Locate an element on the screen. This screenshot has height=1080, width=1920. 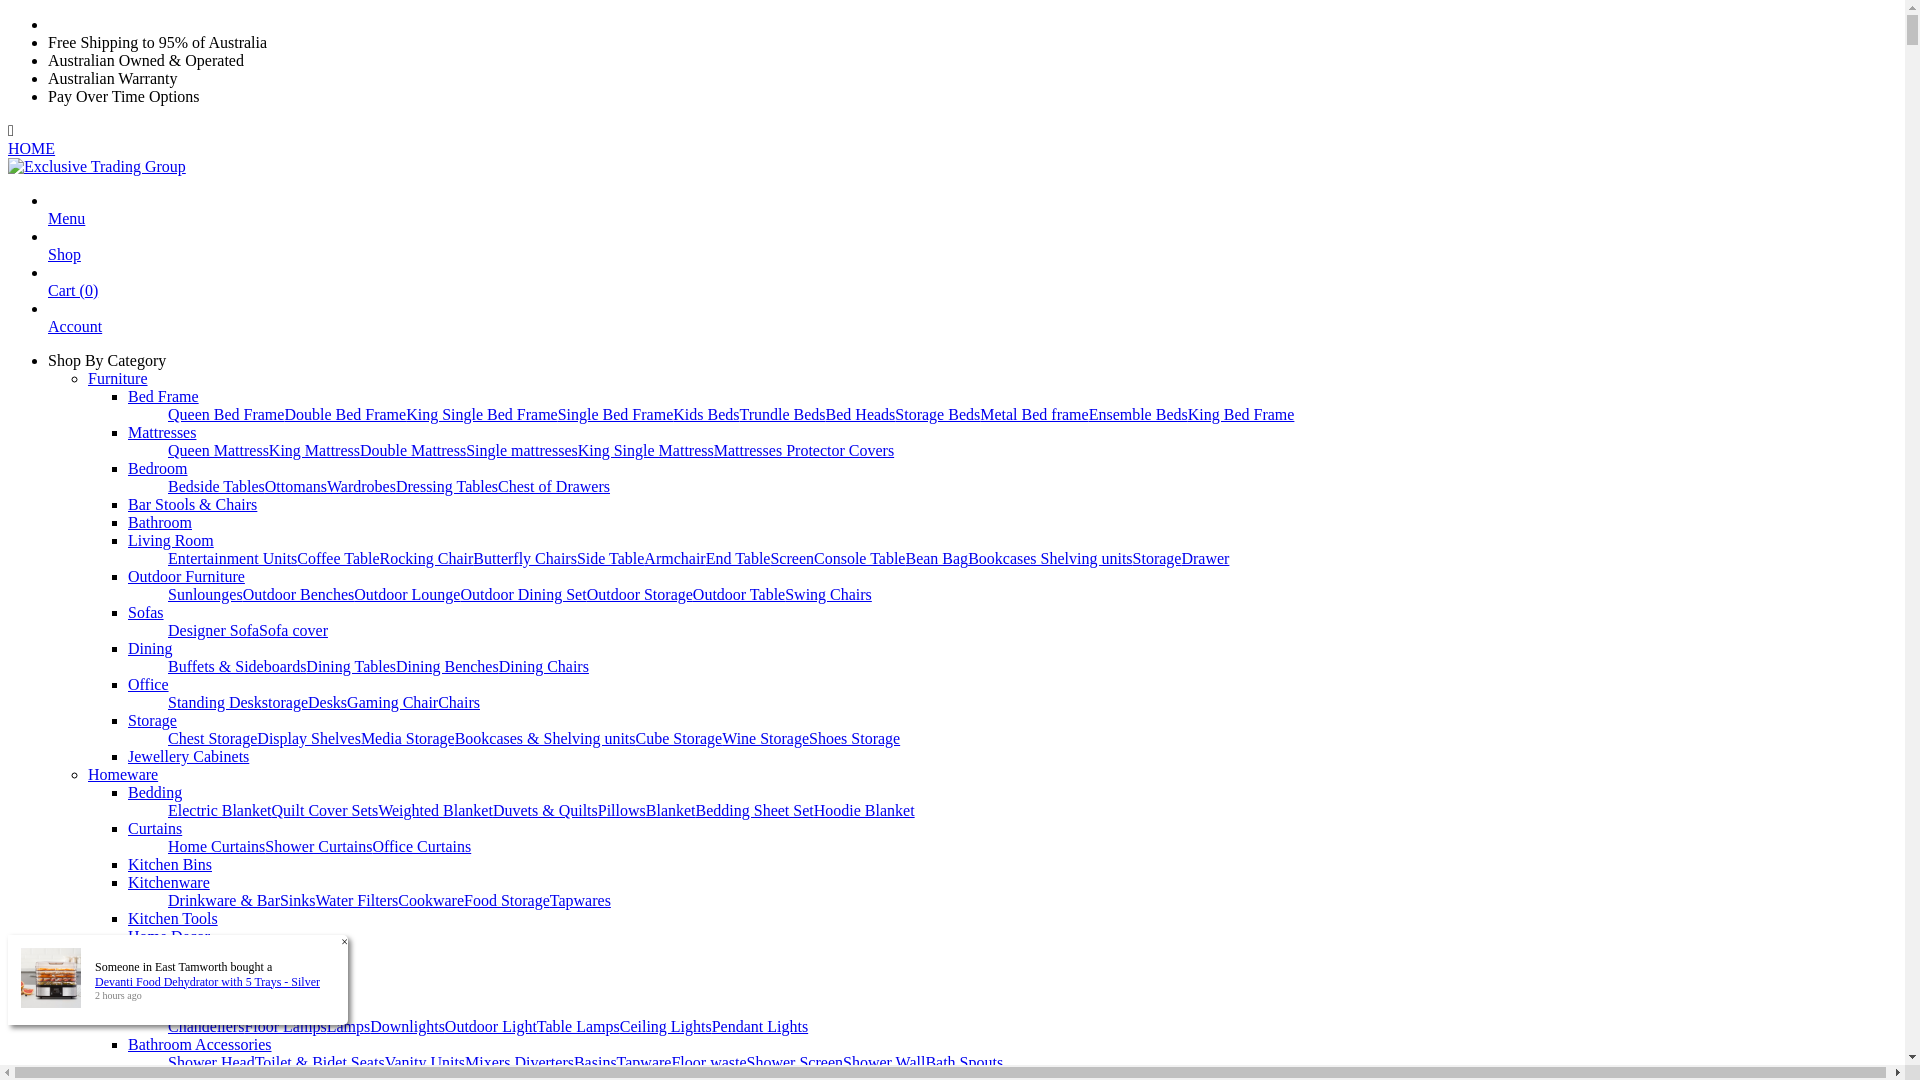
'Blanket' is located at coordinates (671, 810).